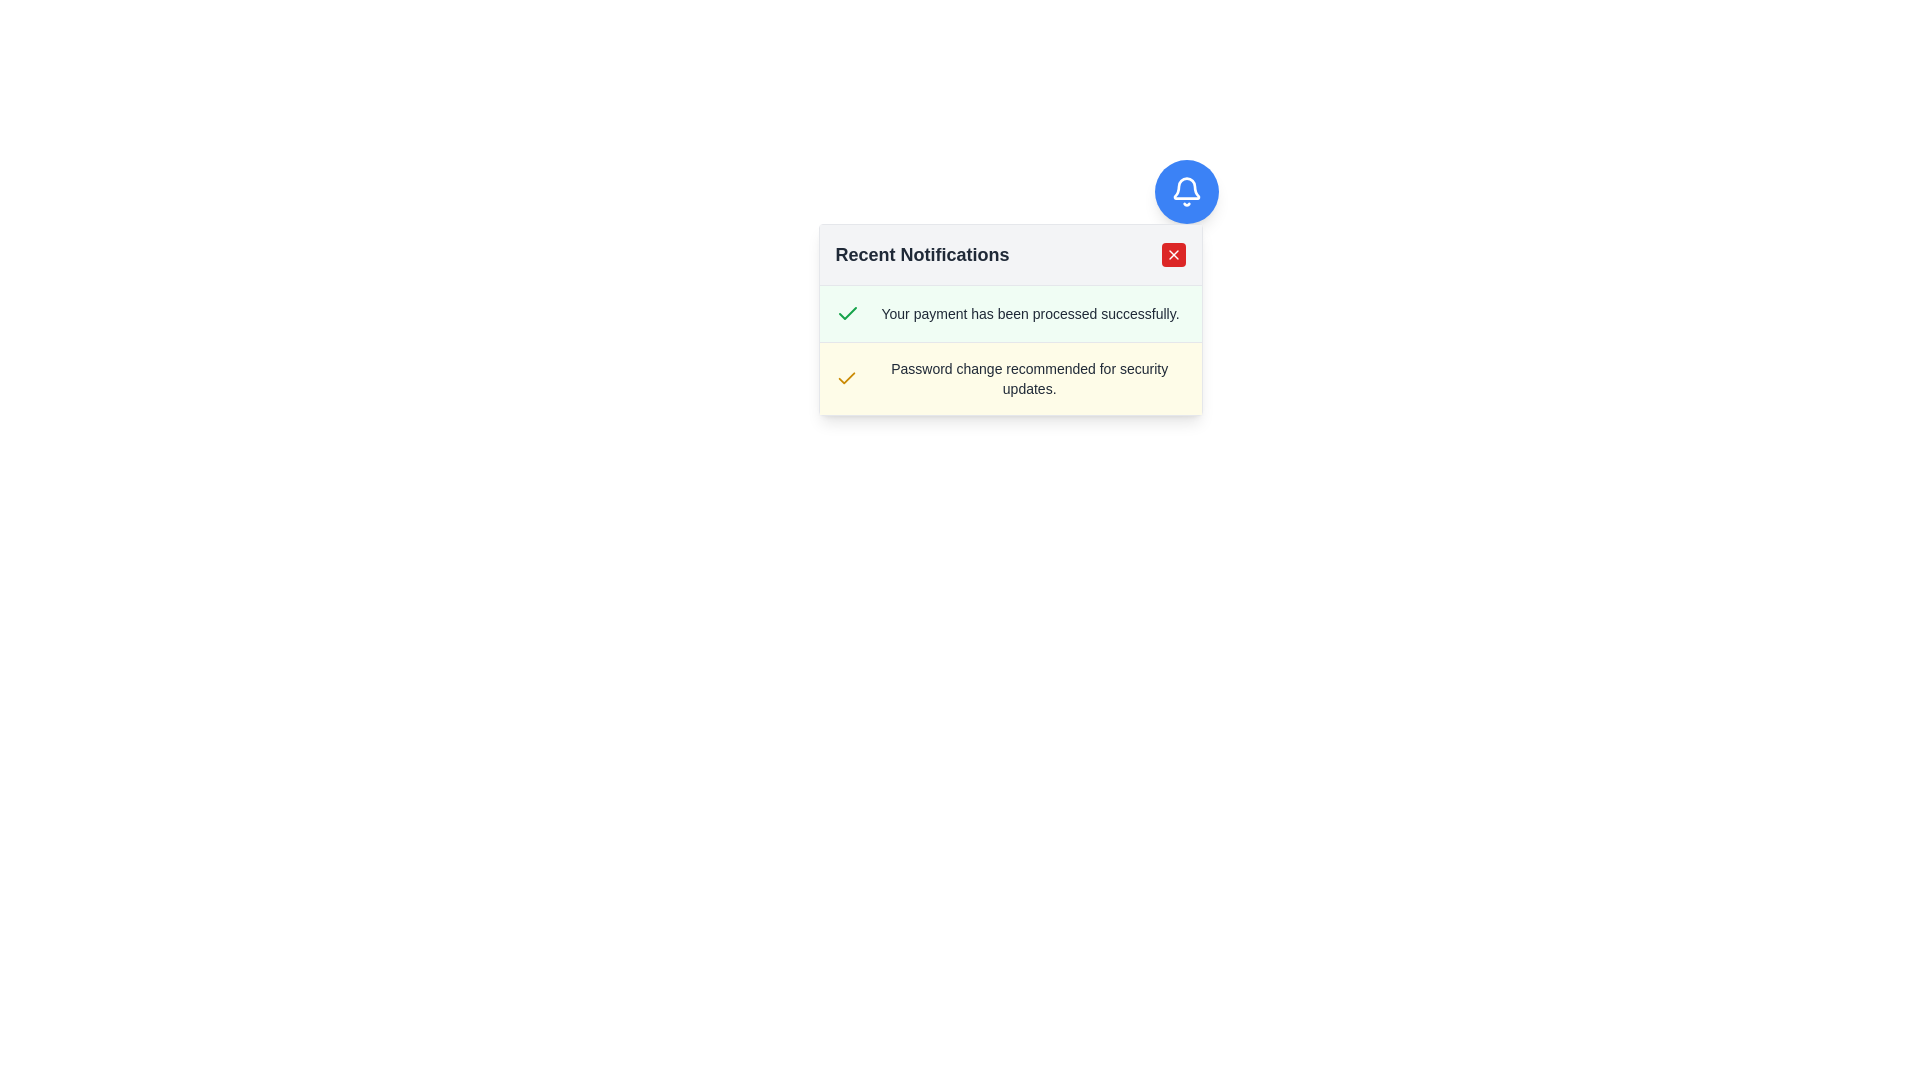 The width and height of the screenshot is (1920, 1080). Describe the element at coordinates (1173, 253) in the screenshot. I see `the small square button with a red background and white 'X' icon located in the top-right corner of the 'Recent Notifications' header section` at that location.